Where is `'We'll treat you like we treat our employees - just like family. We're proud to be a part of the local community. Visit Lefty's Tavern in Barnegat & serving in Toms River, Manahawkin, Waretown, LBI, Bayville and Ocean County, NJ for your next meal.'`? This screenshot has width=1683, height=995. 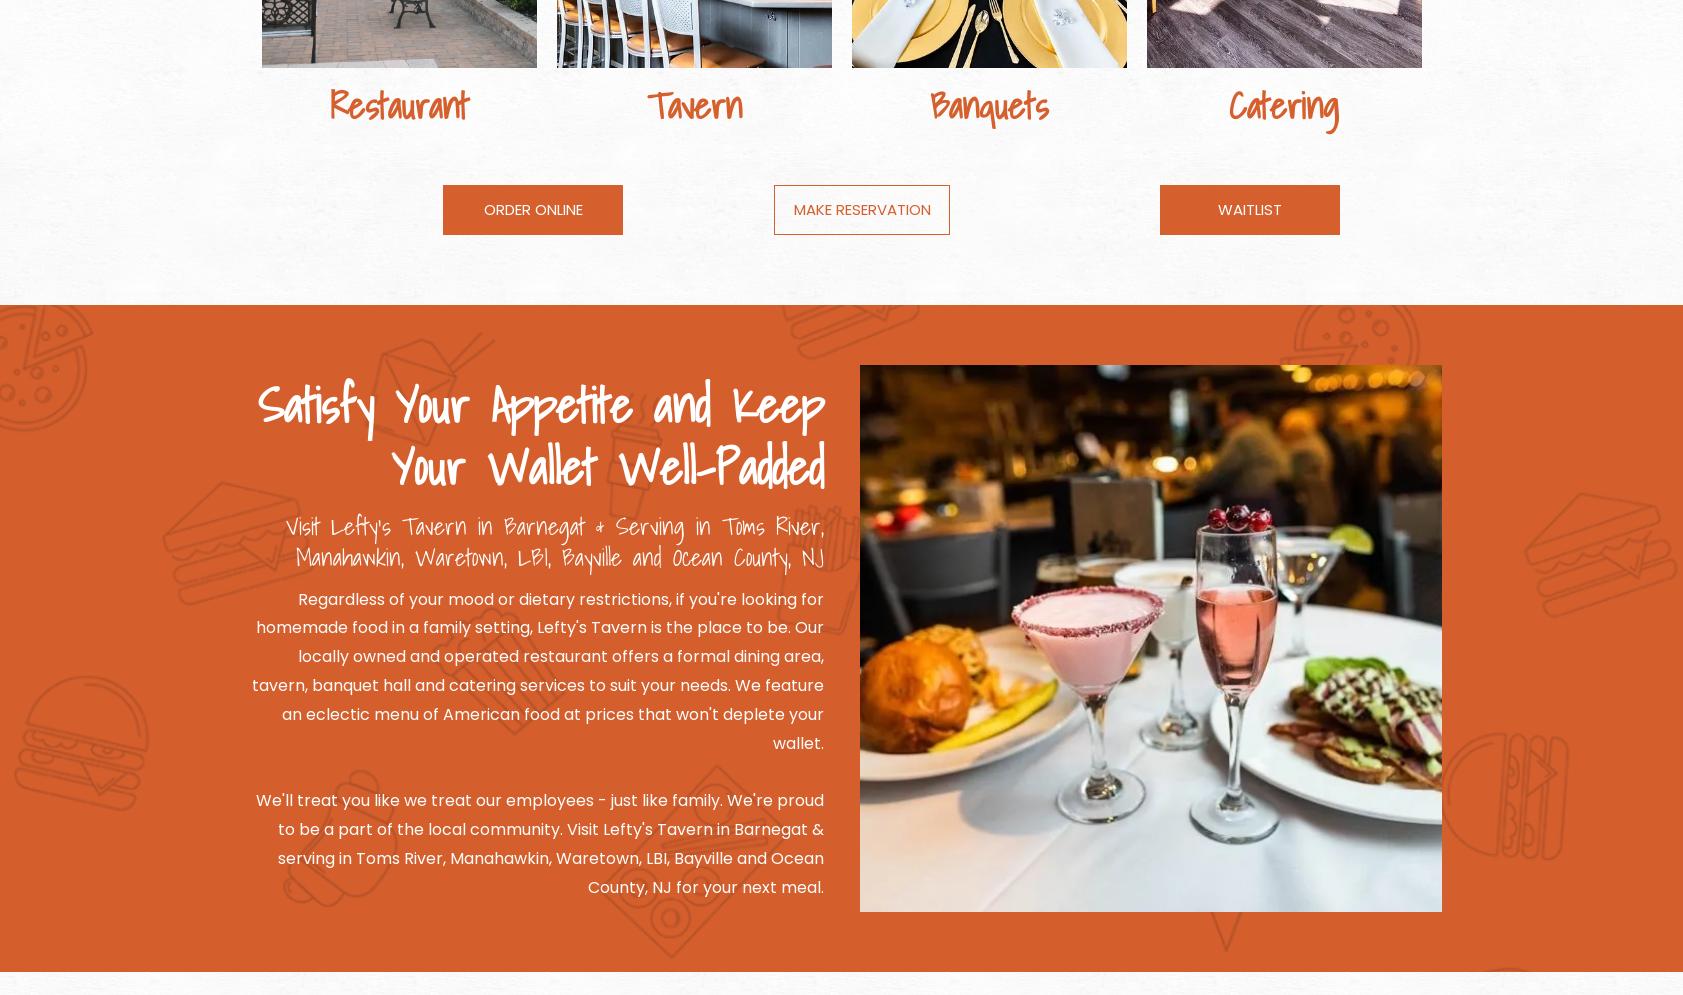 'We'll treat you like we treat our employees - just like family. We're proud to be a part of the local community. Visit Lefty's Tavern in Barnegat & serving in Toms River, Manahawkin, Waretown, LBI, Bayville and Ocean County, NJ for your next meal.' is located at coordinates (539, 843).